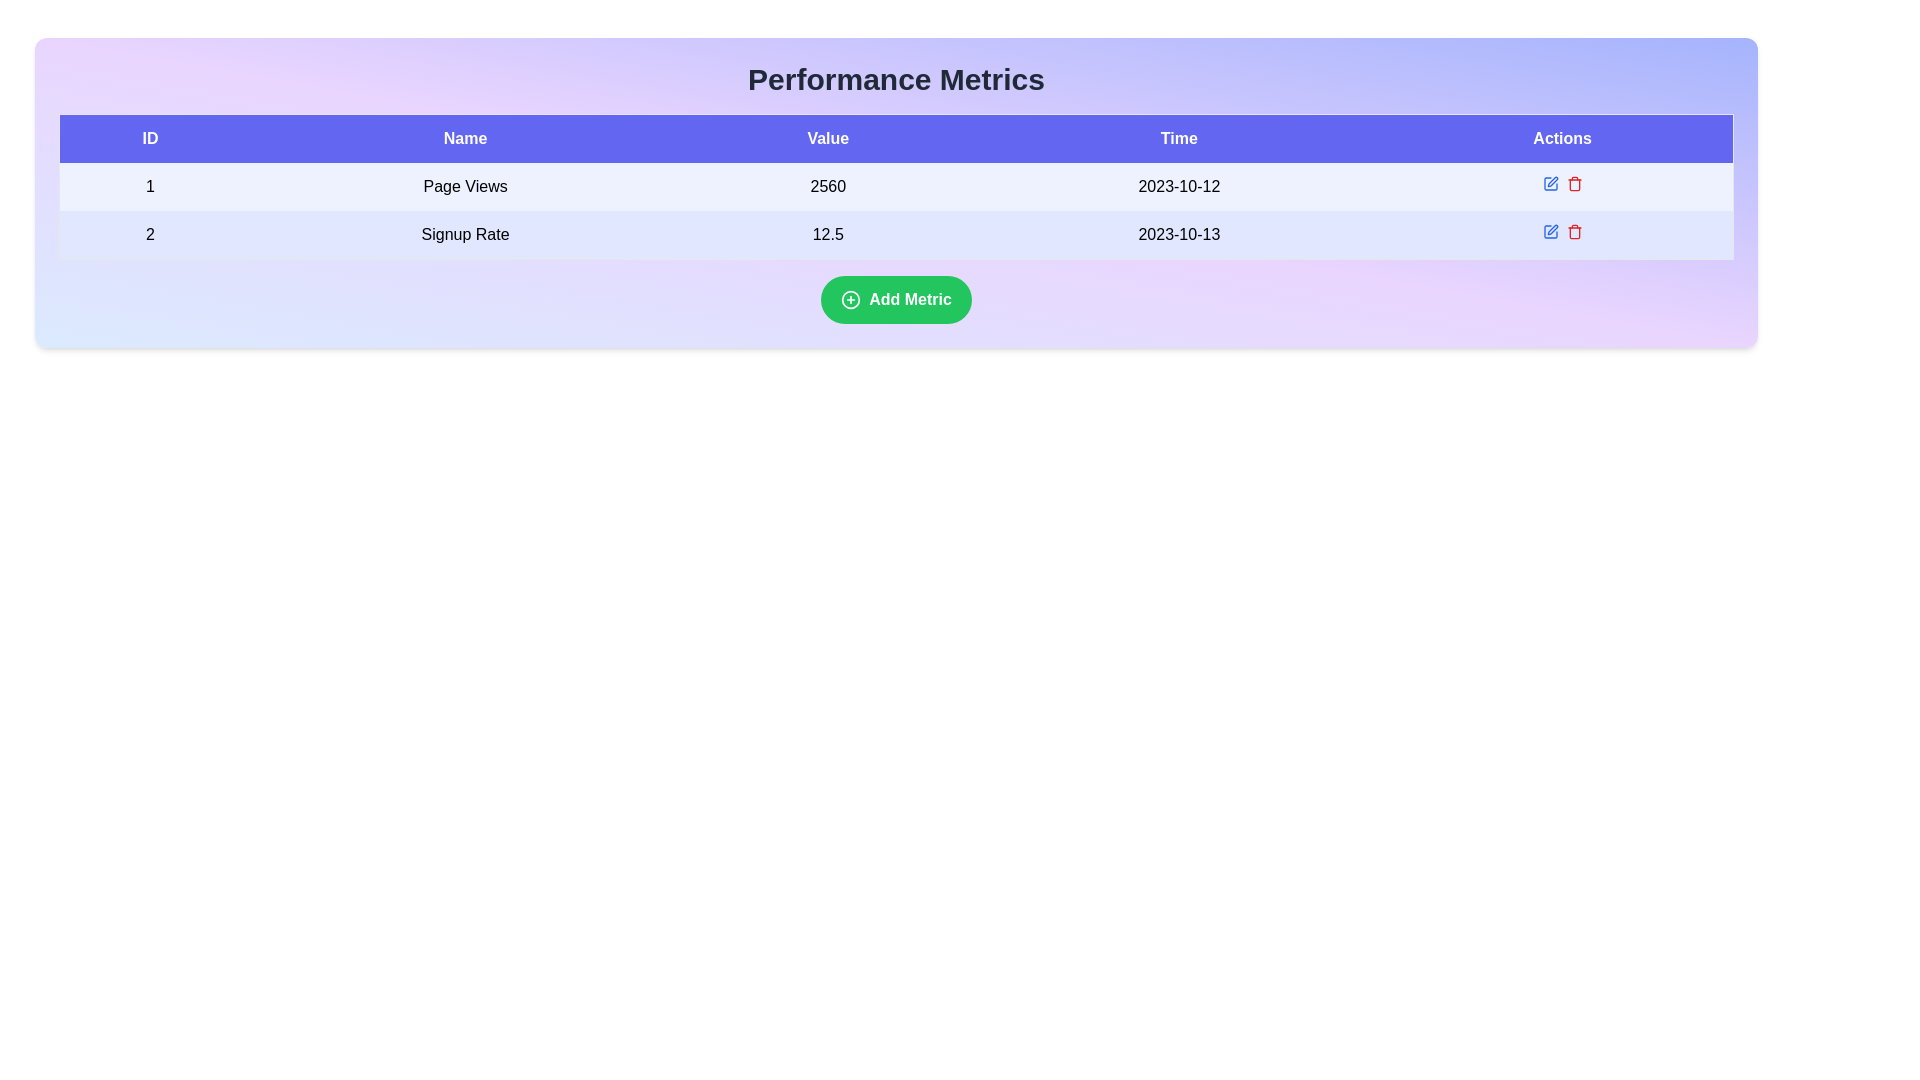 The width and height of the screenshot is (1920, 1080). I want to click on the static text label displaying 'Signup Rate' which is bold and centralized, located in the second row of the table under the 'Name' column, so click(464, 234).